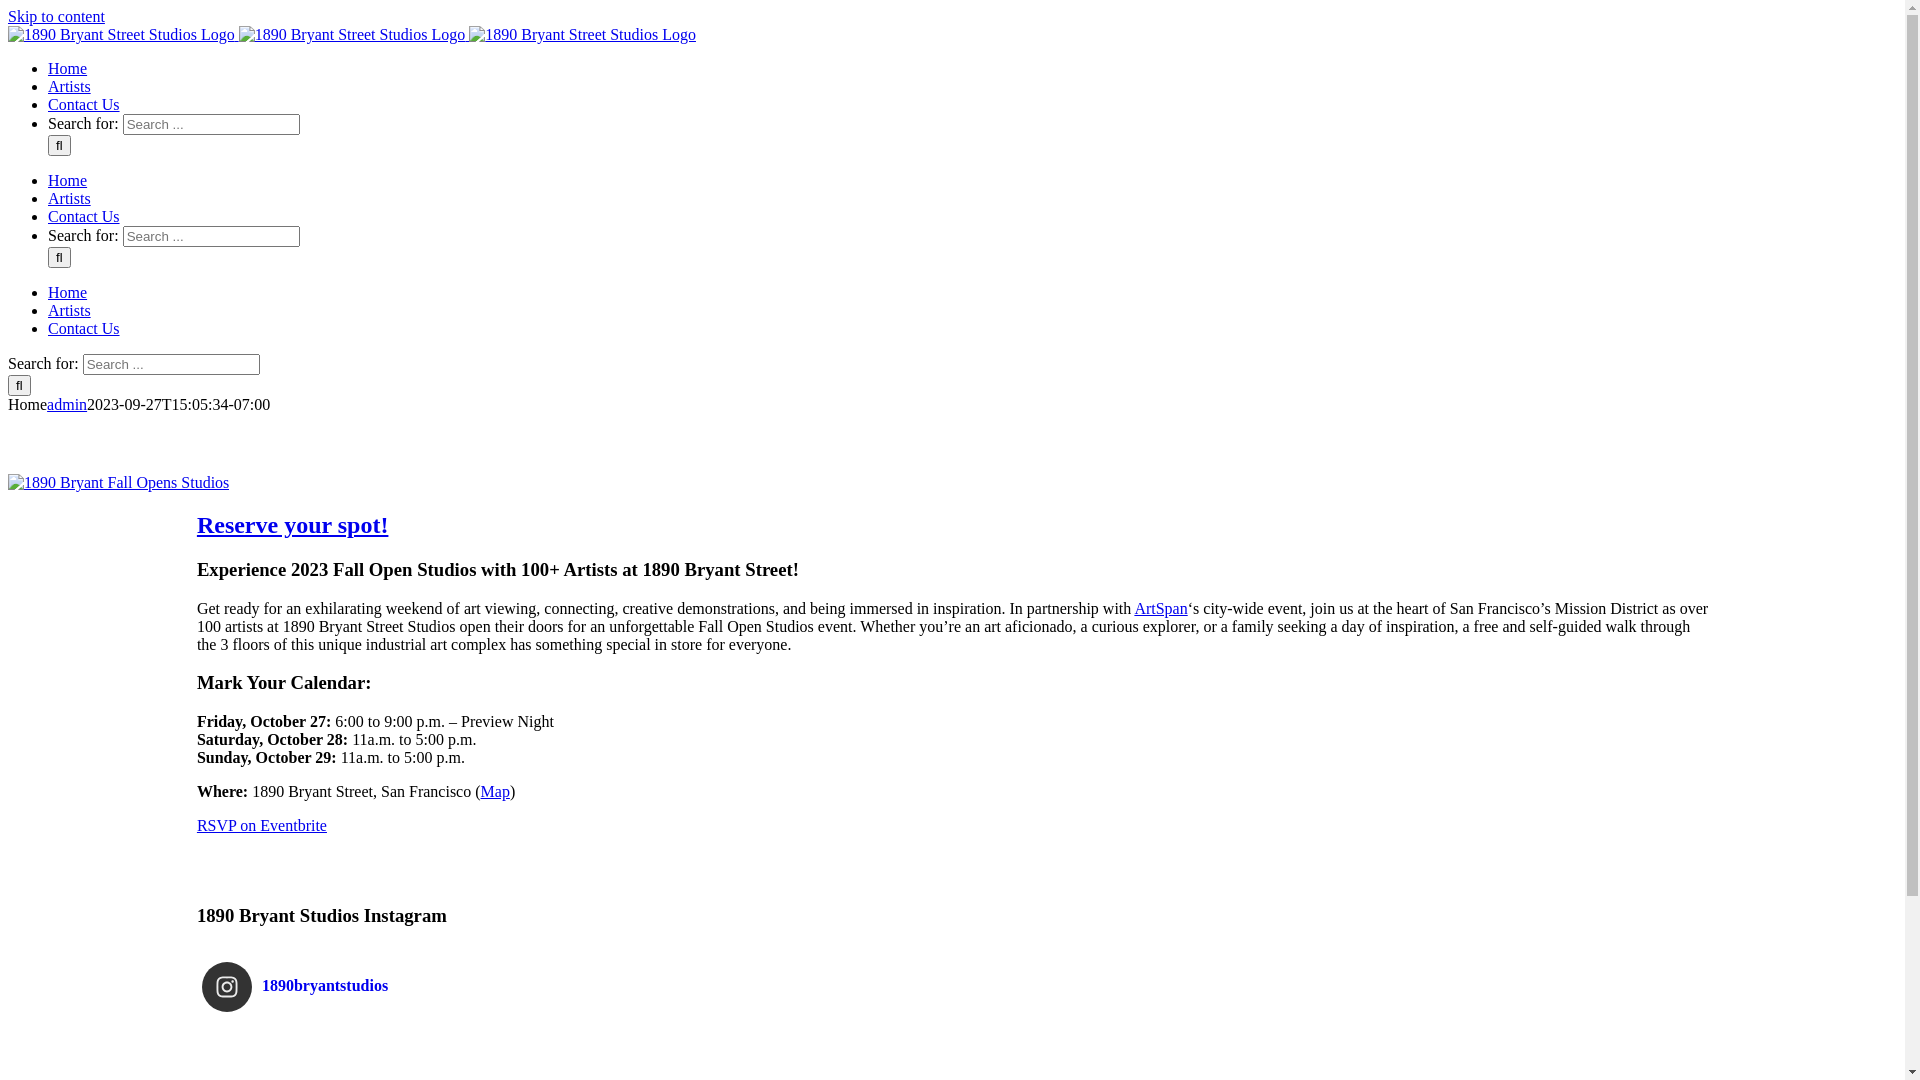  Describe the element at coordinates (67, 292) in the screenshot. I see `'Home'` at that location.